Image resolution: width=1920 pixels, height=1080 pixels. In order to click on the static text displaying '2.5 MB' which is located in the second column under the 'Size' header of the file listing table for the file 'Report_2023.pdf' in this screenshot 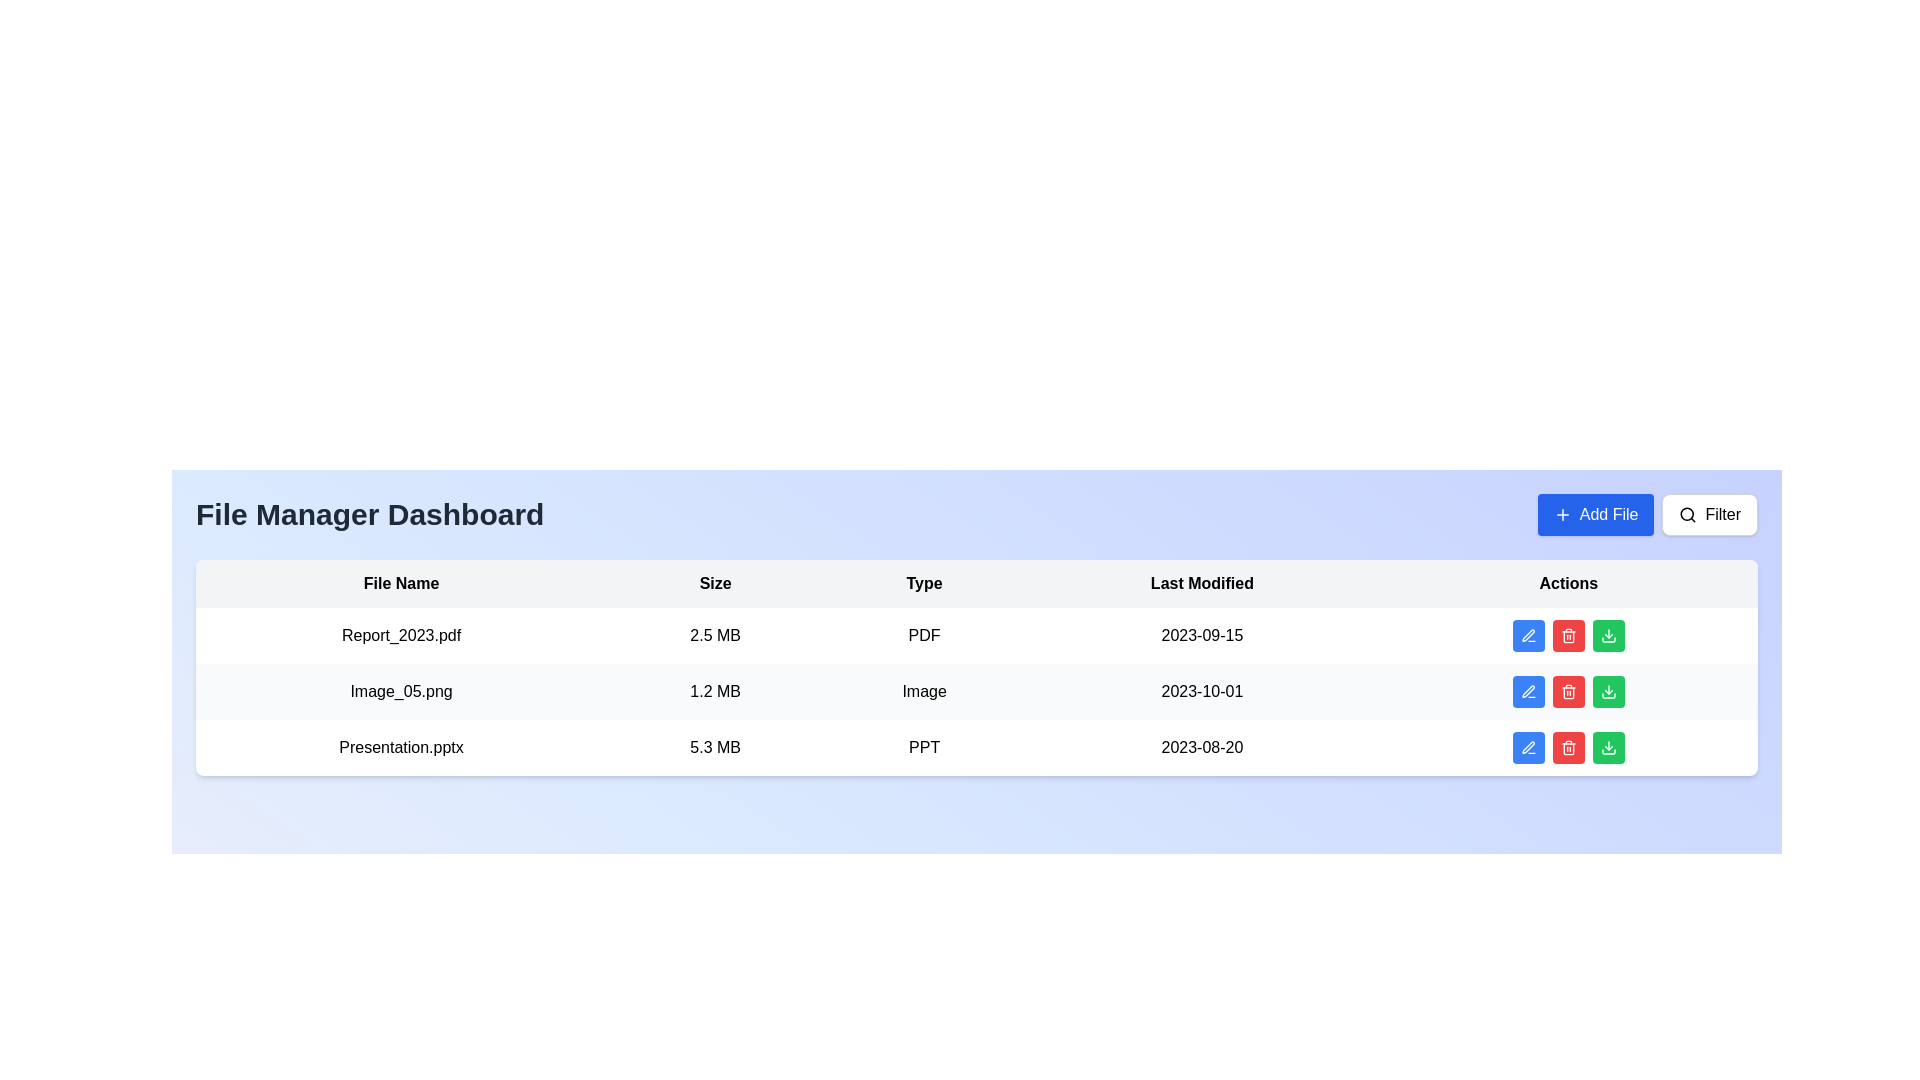, I will do `click(715, 636)`.